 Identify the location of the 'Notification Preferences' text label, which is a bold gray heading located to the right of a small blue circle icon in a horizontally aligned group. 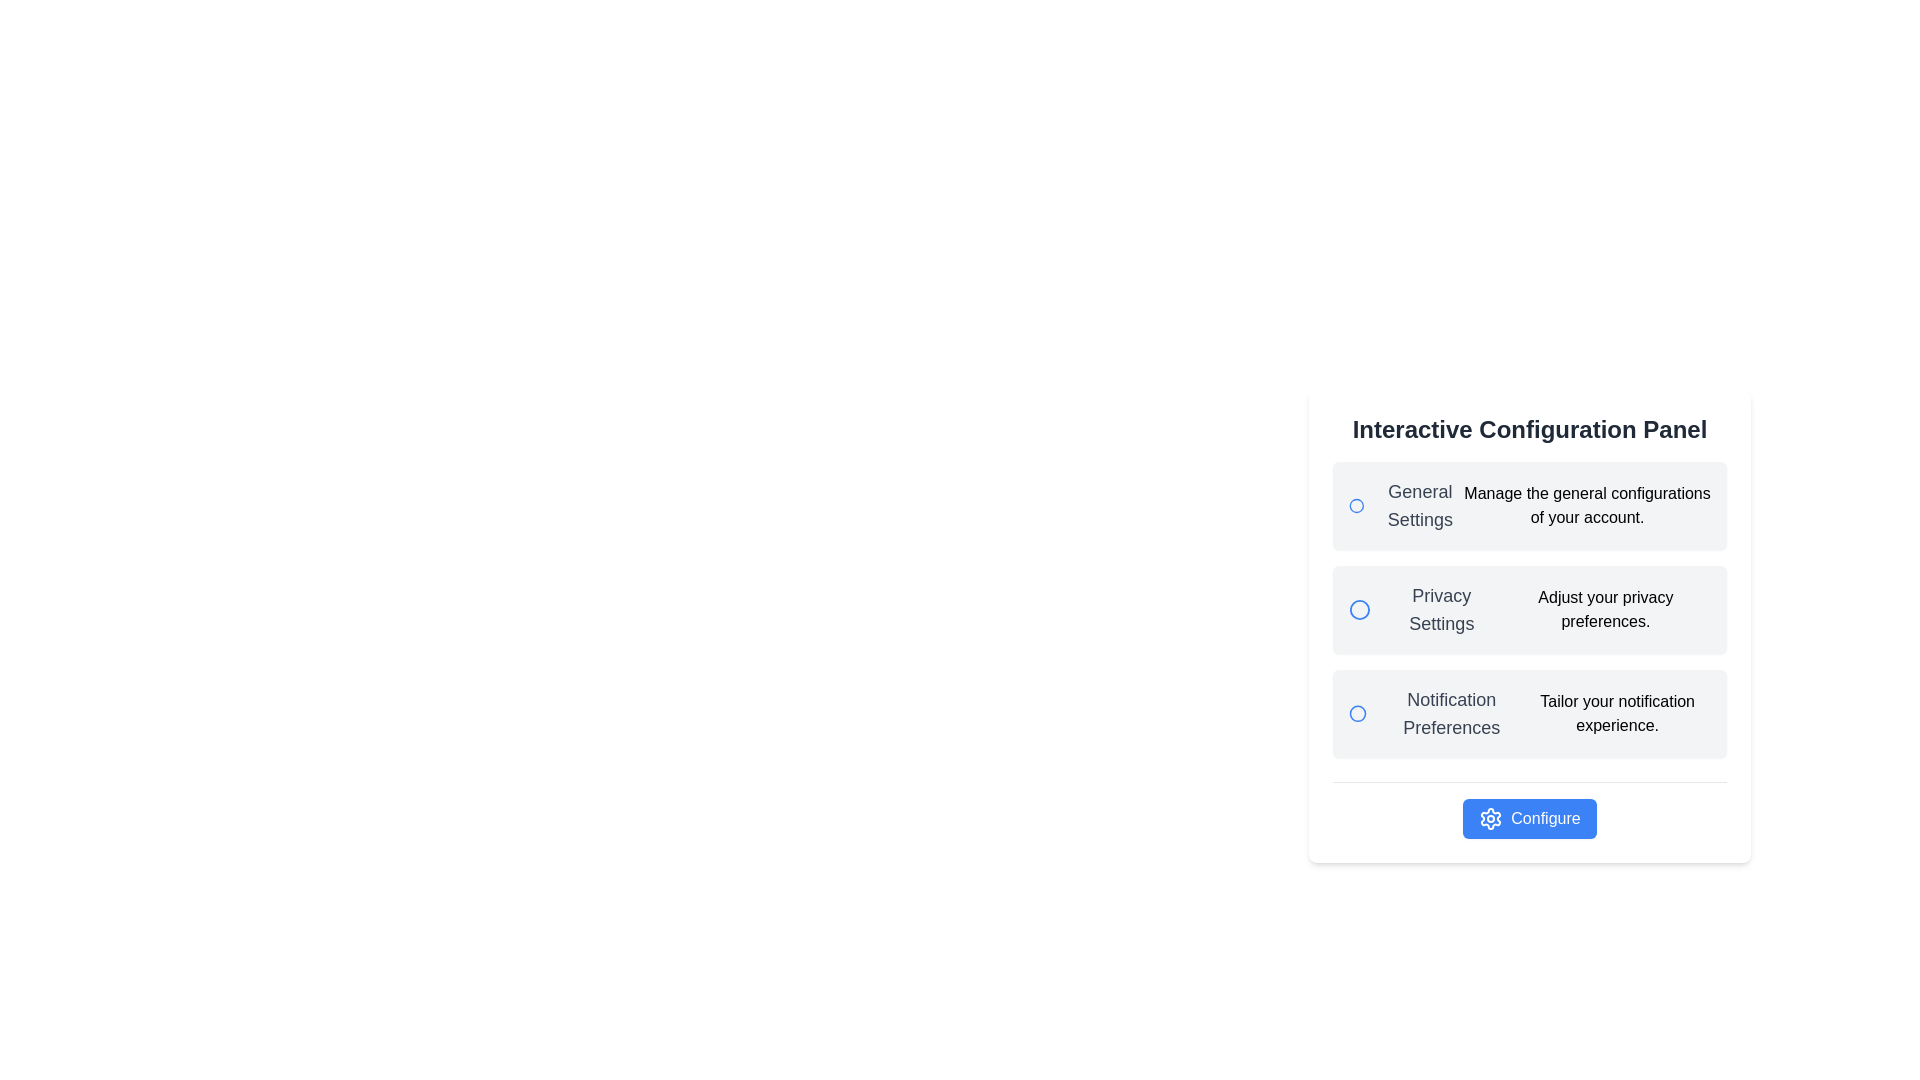
(1451, 712).